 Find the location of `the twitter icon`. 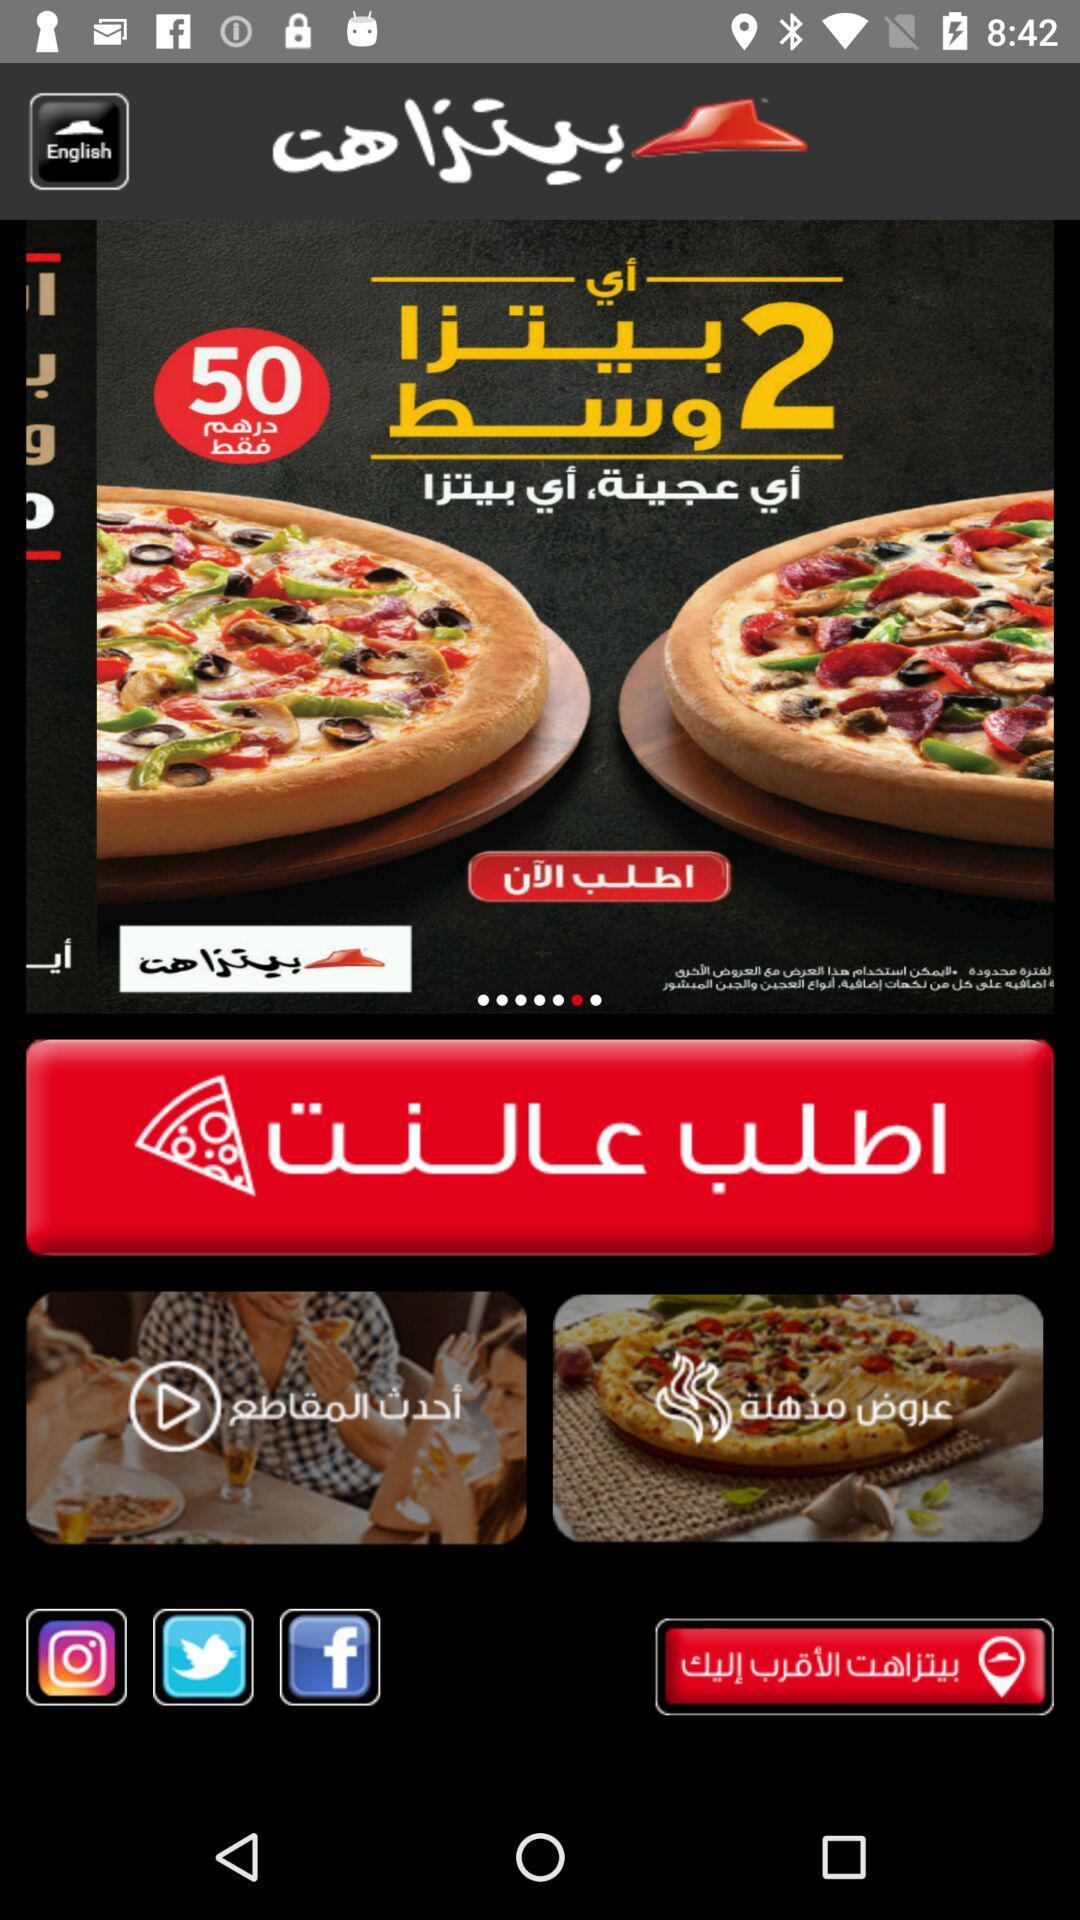

the twitter icon is located at coordinates (203, 1657).